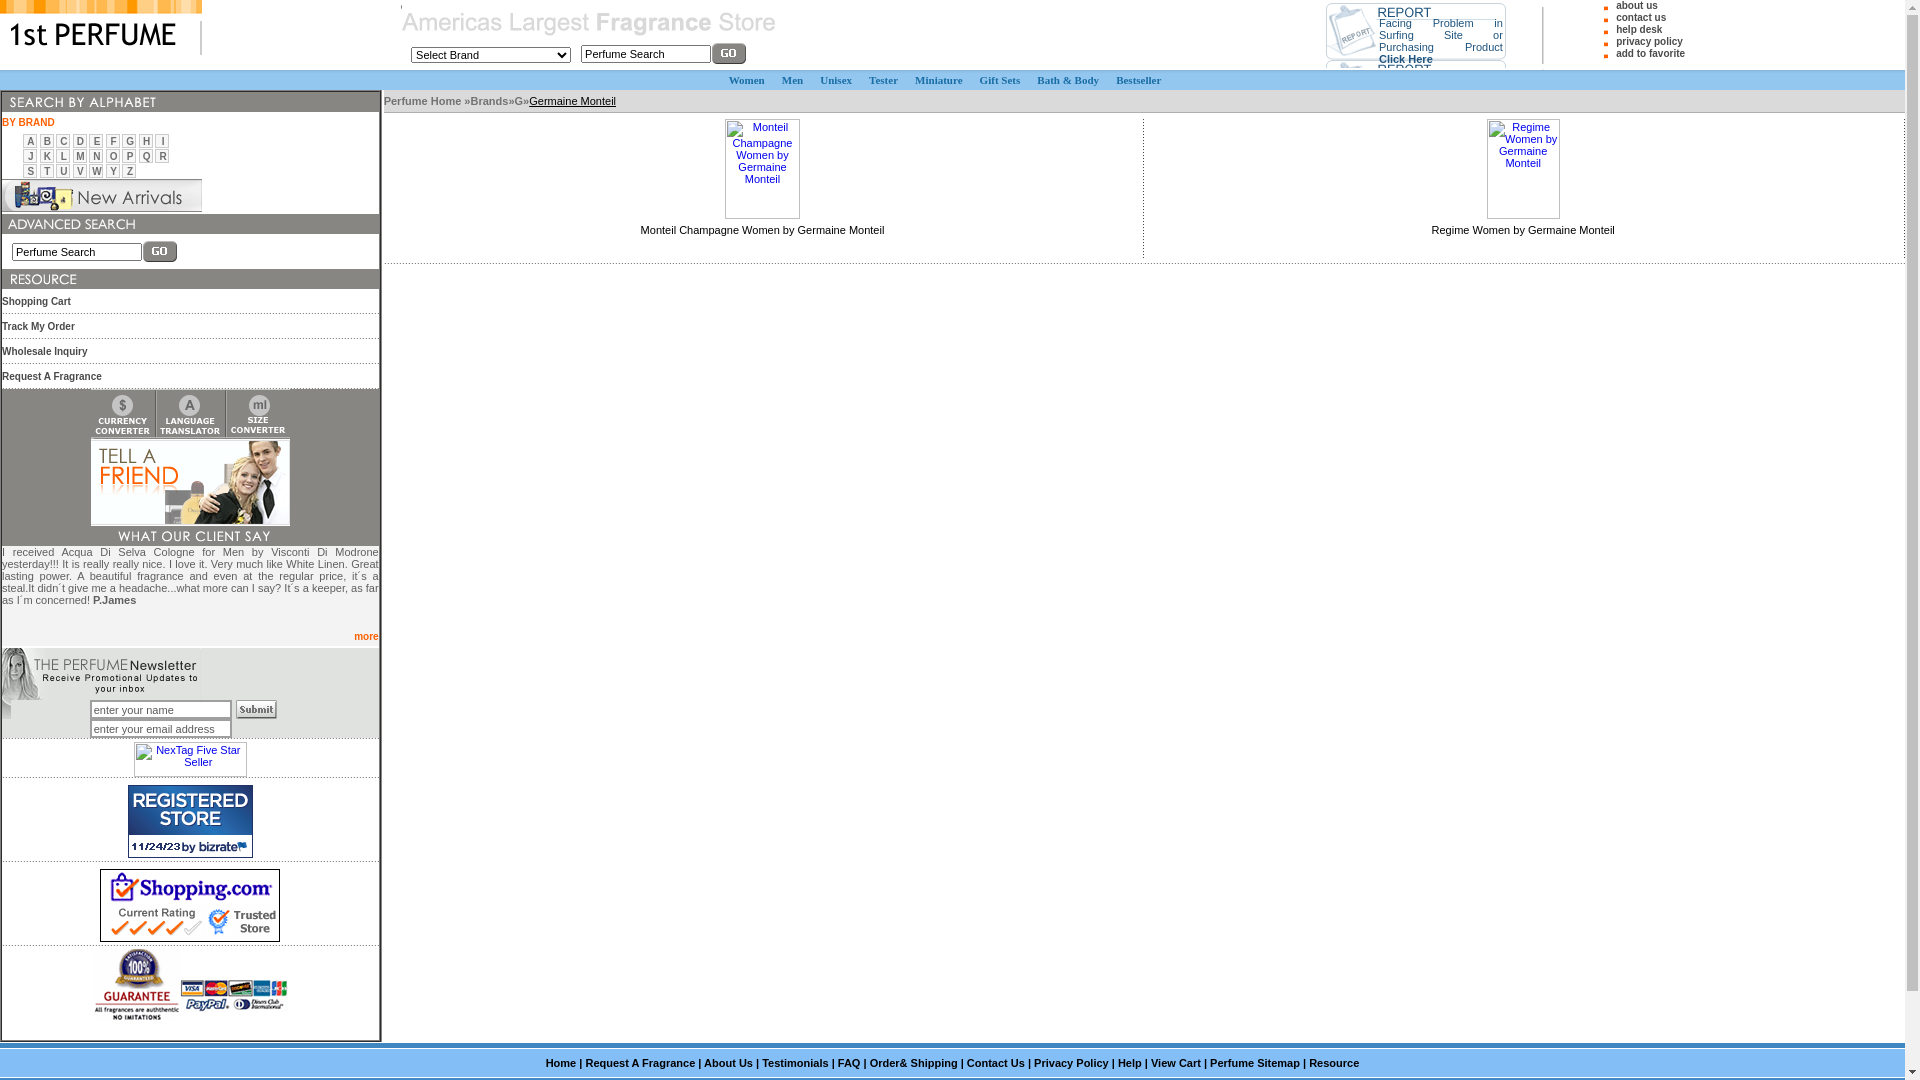  Describe the element at coordinates (560, 1062) in the screenshot. I see `'Home'` at that location.